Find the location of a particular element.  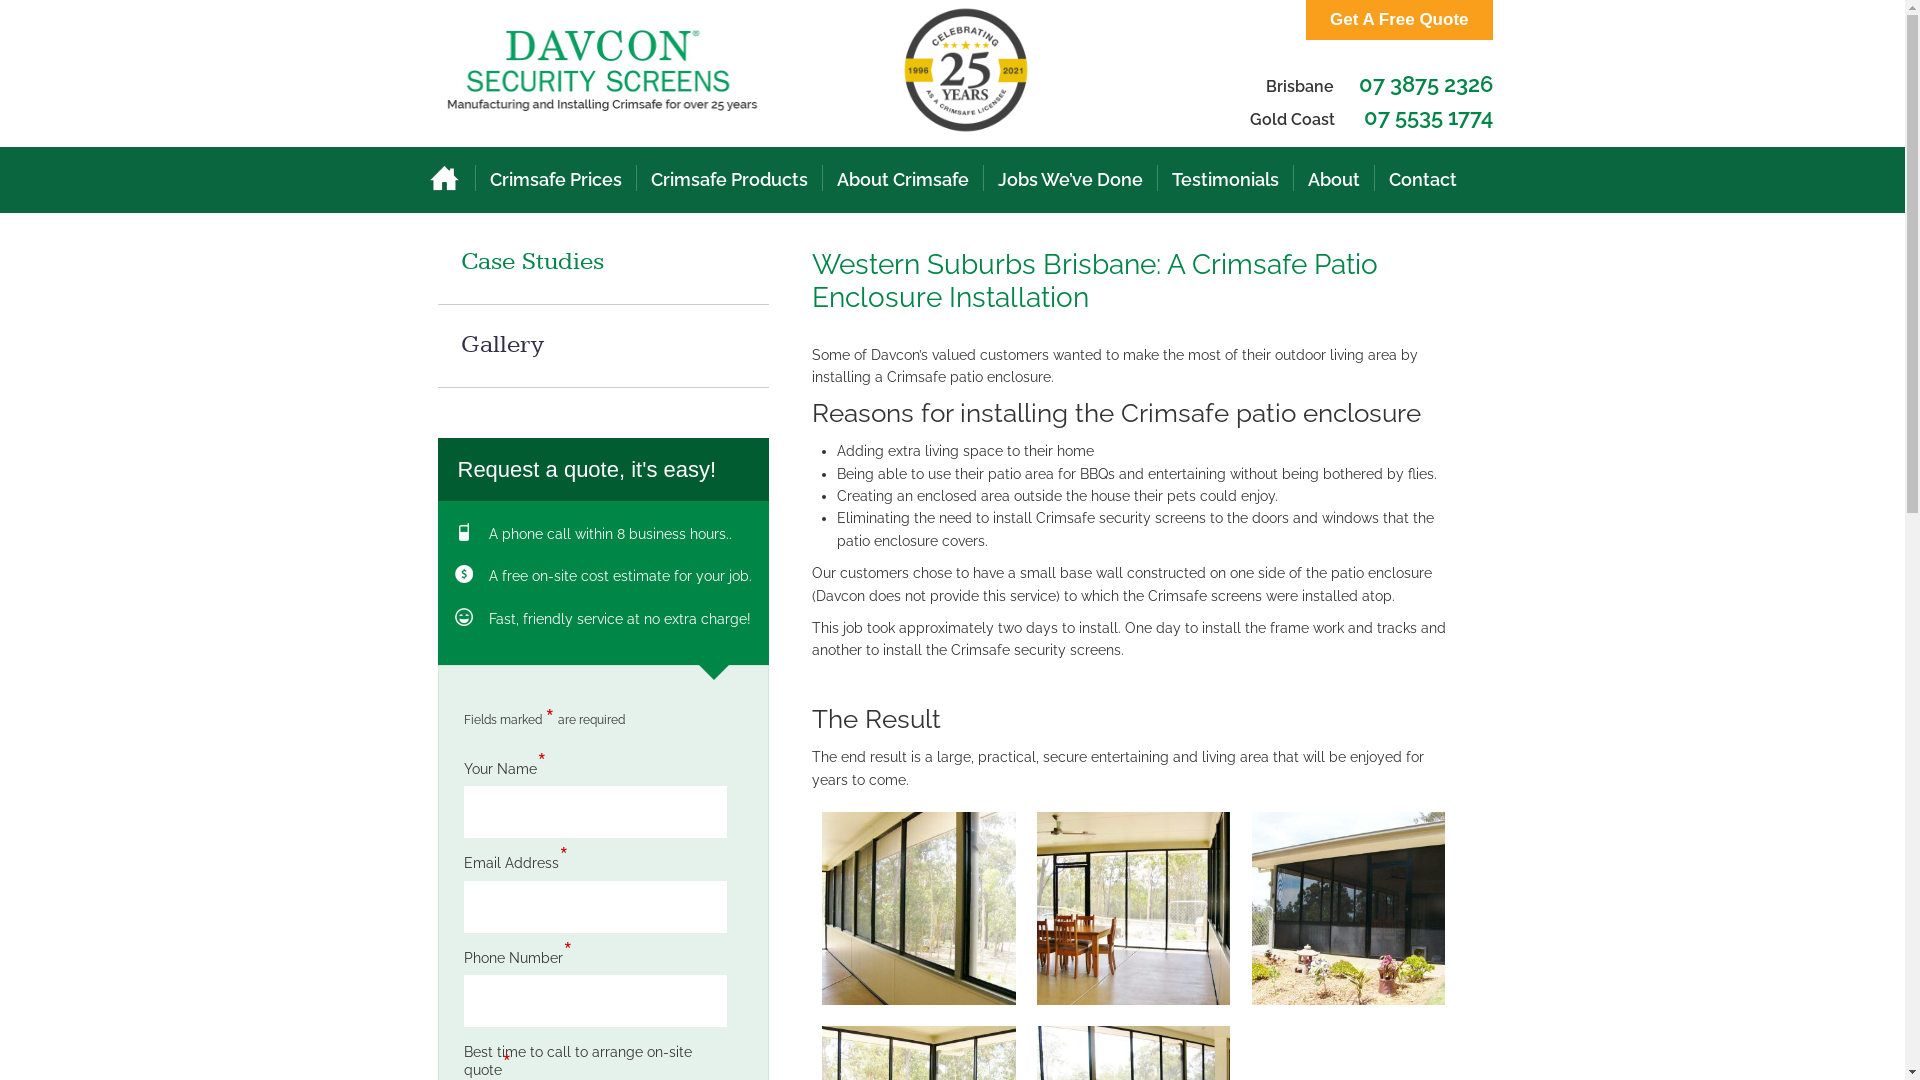

'Crimsafe Products' is located at coordinates (727, 180).